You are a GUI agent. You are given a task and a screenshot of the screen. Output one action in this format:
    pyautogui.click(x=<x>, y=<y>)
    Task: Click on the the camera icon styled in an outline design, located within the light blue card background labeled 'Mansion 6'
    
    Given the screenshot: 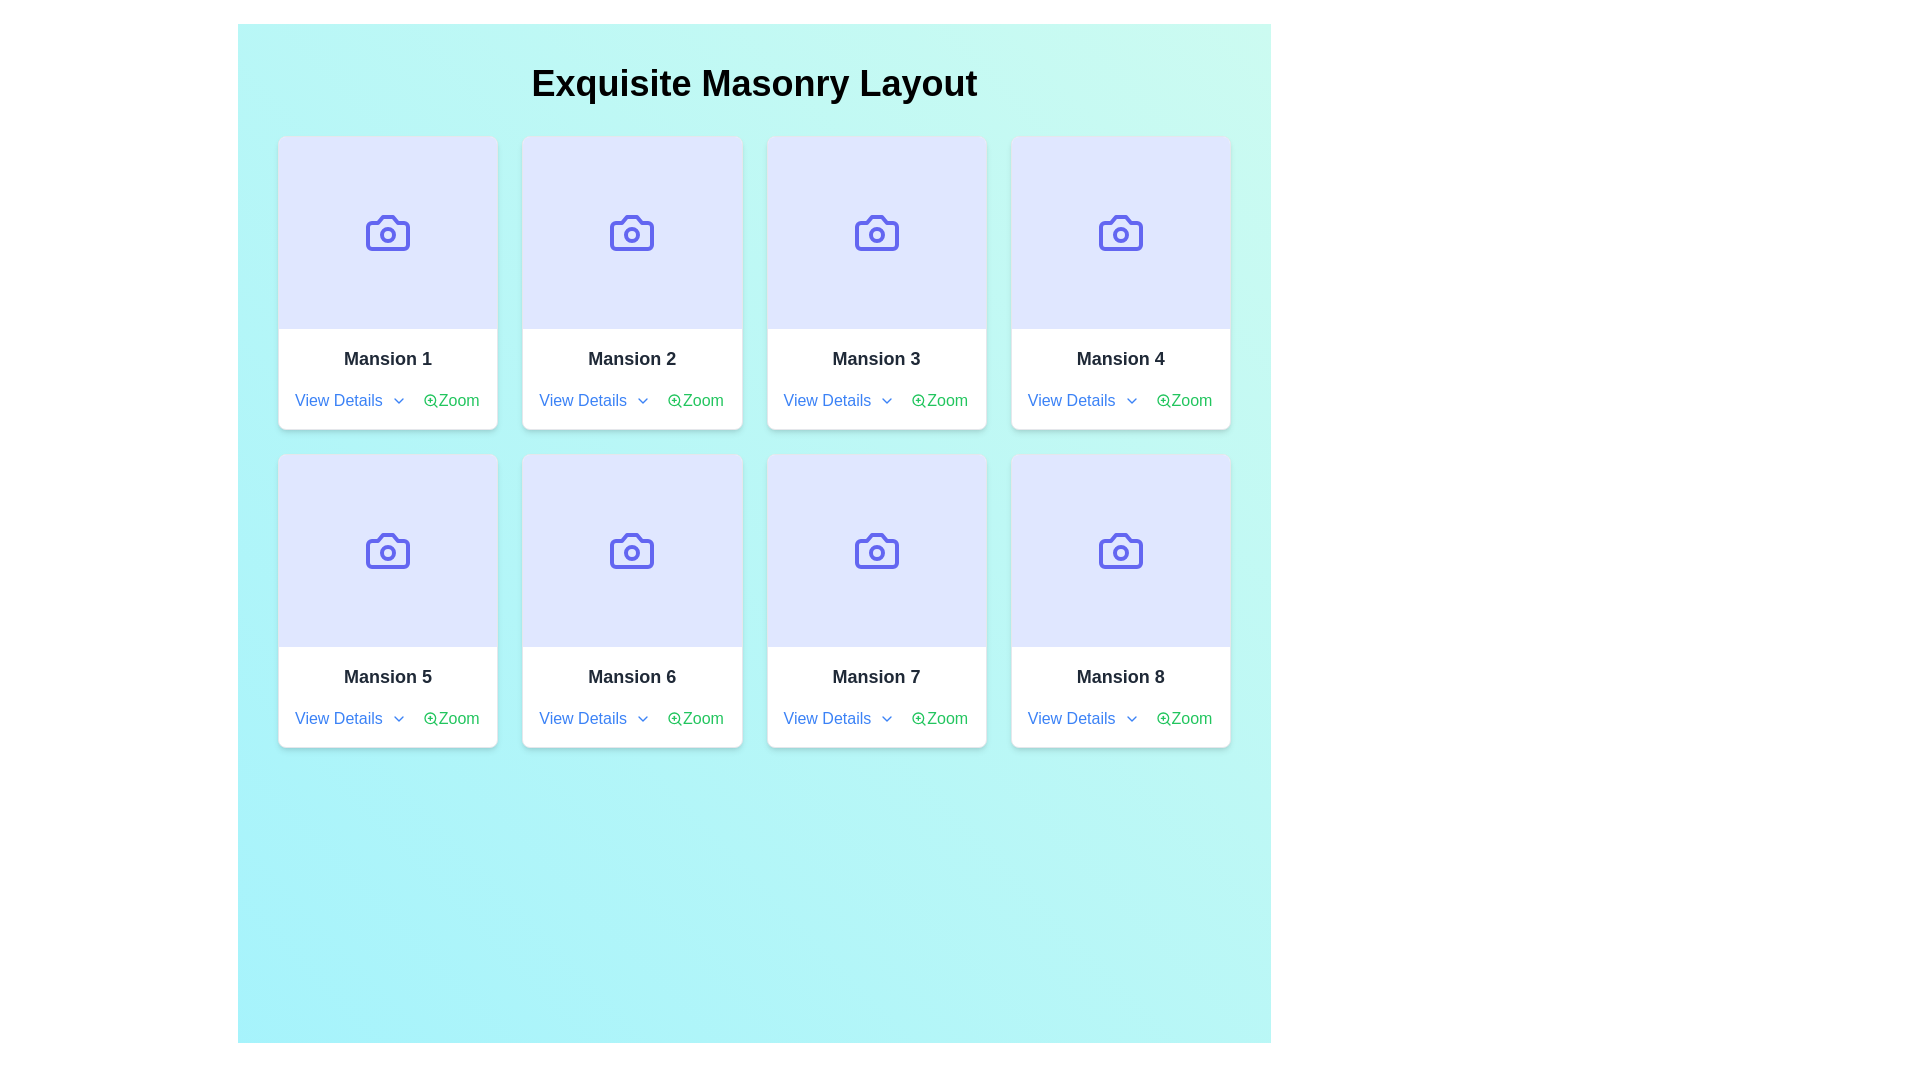 What is the action you would take?
    pyautogui.click(x=631, y=551)
    